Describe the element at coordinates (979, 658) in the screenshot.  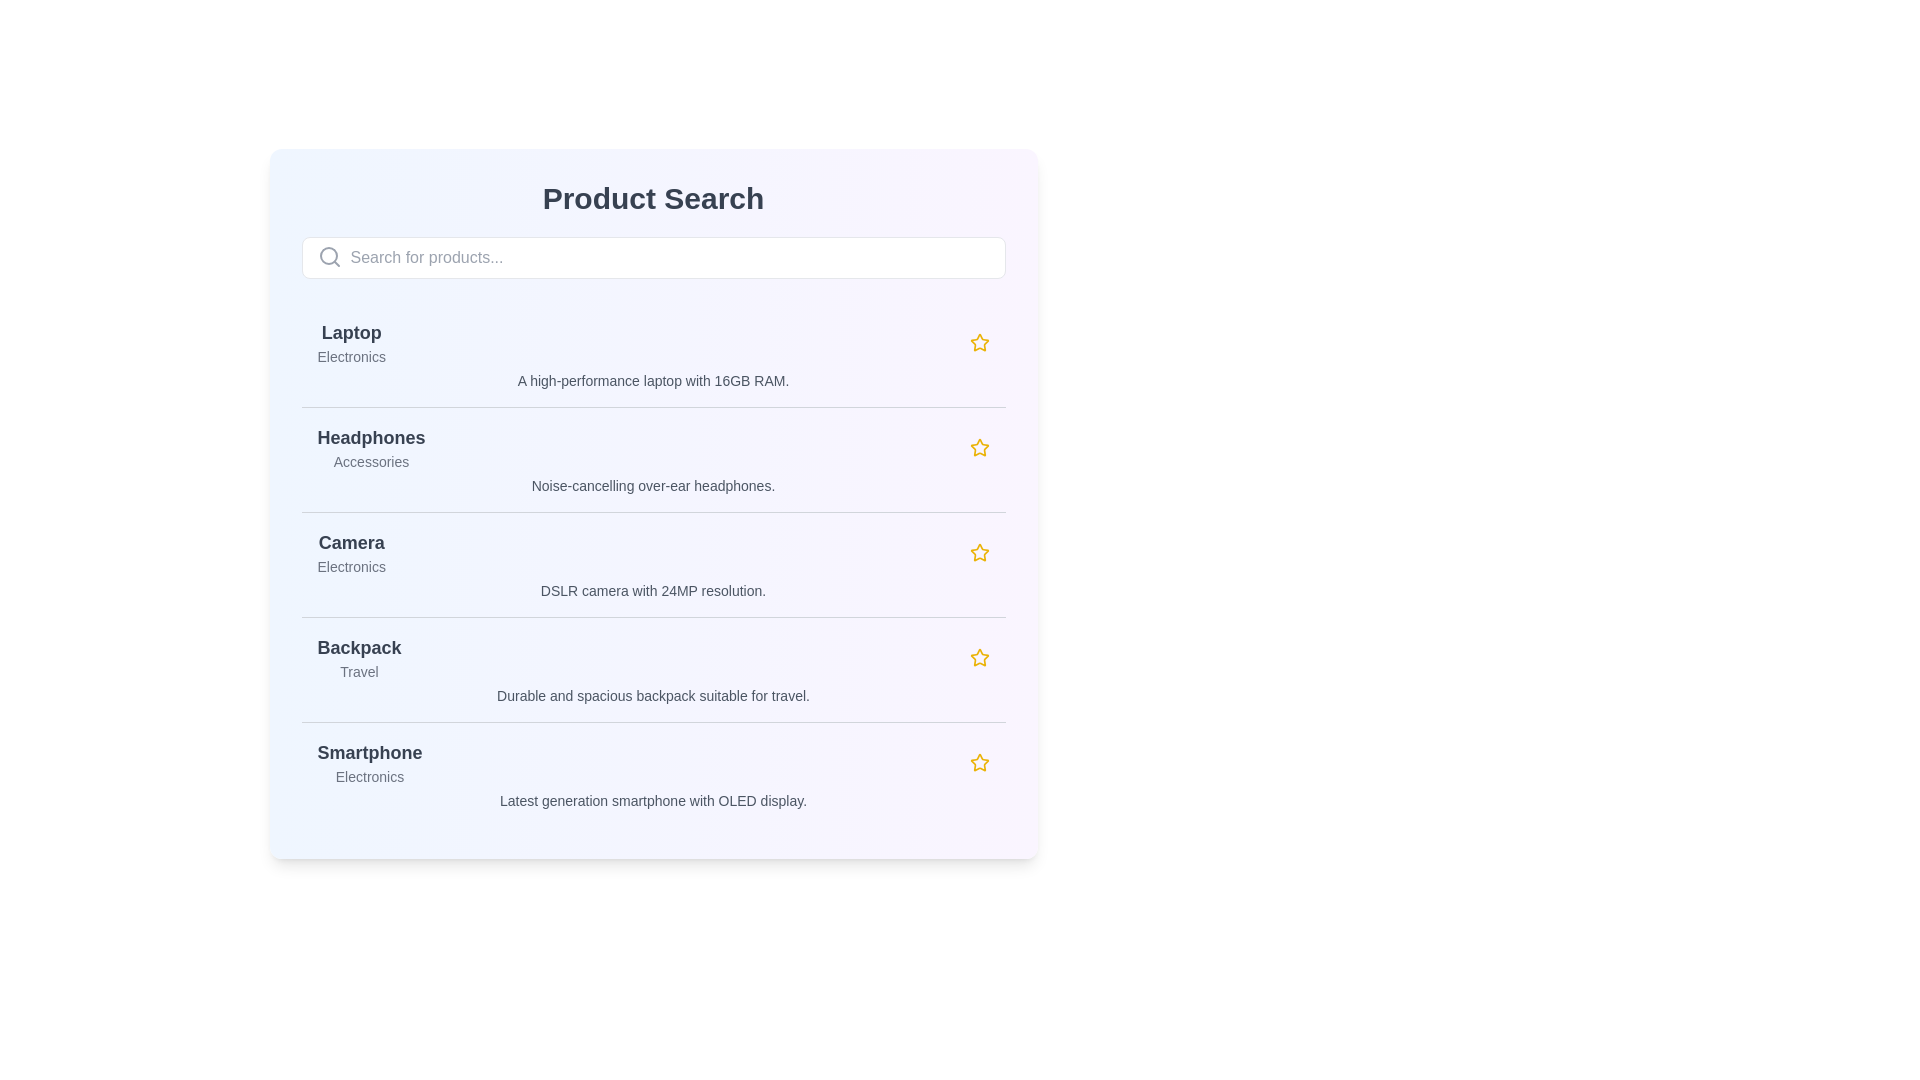
I see `the fourth star icon, which is gold-colored and outlined, located to the right of the 'BackpackTravel' entry, to mark it` at that location.